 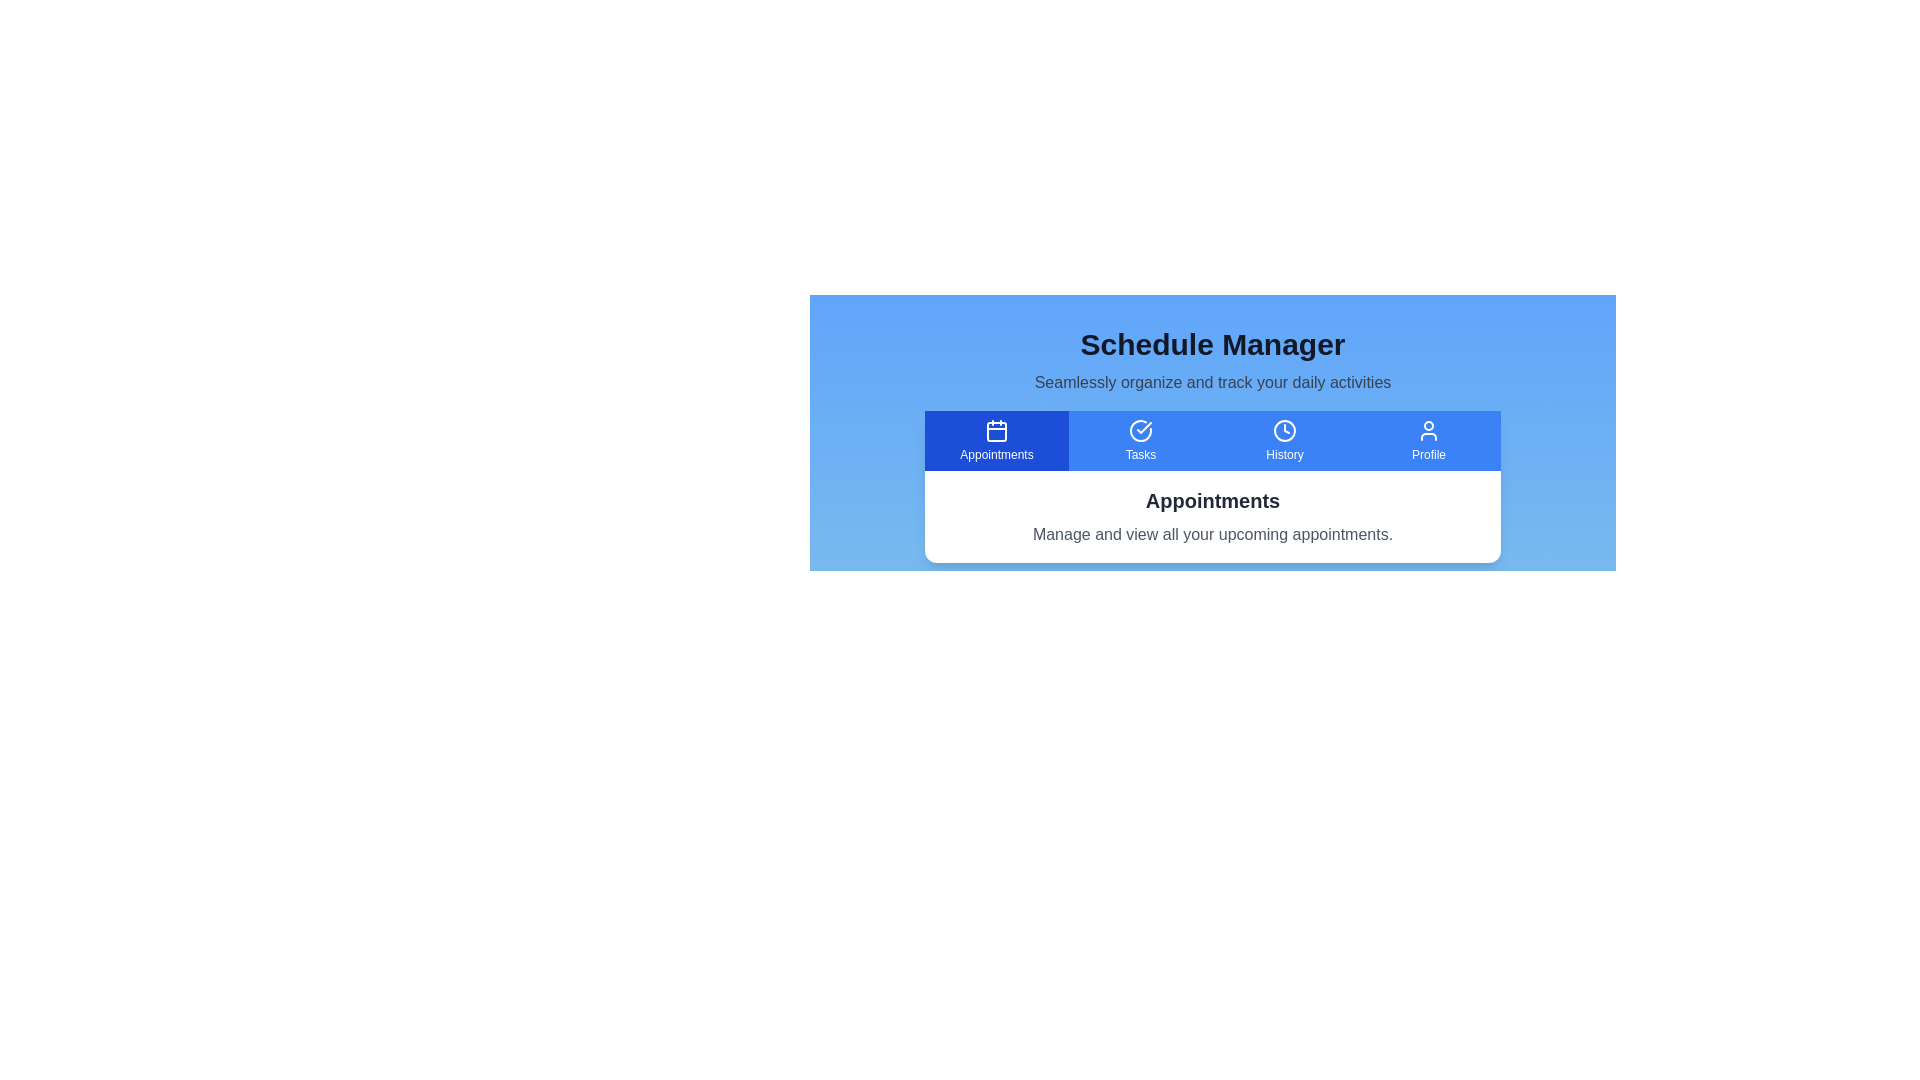 I want to click on the decorative component of the calendar icon, which represents the main body of the calendar interface, located under the 'Appointments' label on the tab bar, so click(x=997, y=431).